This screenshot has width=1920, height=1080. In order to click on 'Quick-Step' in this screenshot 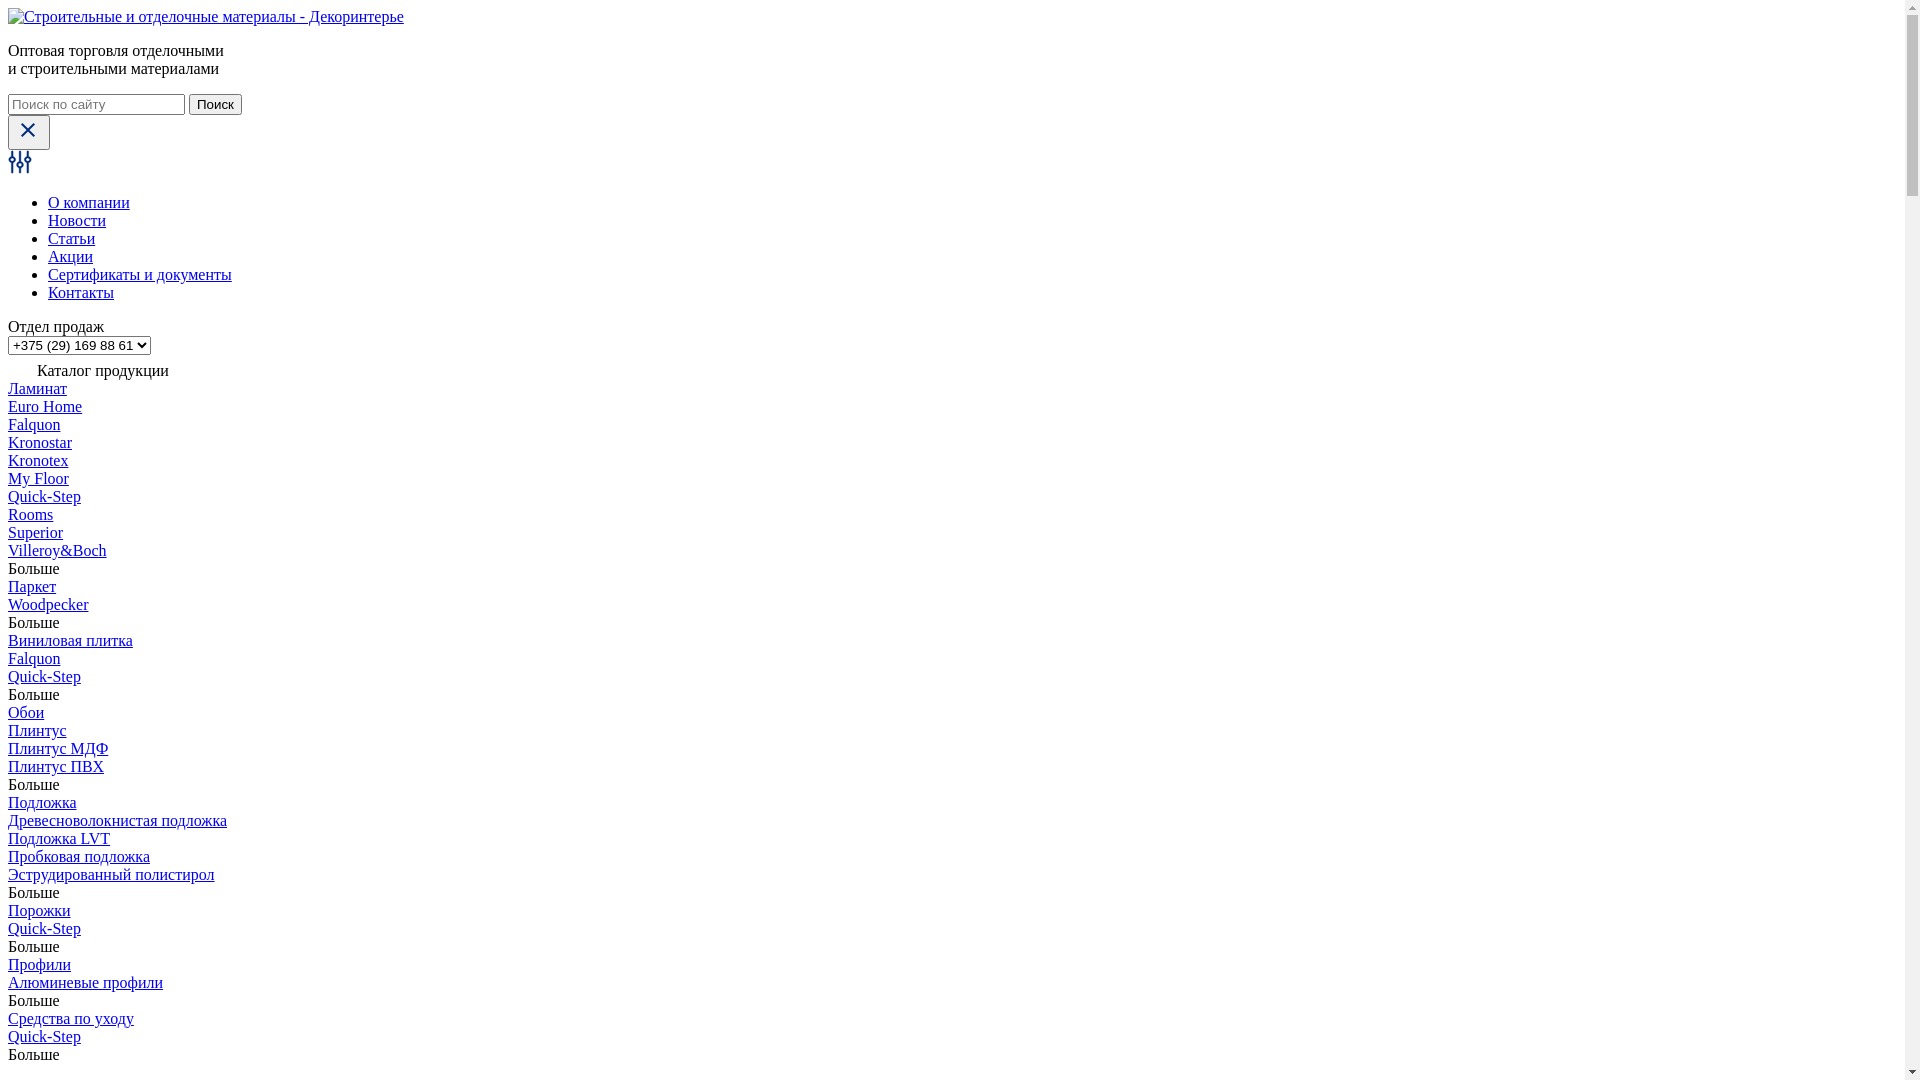, I will do `click(44, 495)`.